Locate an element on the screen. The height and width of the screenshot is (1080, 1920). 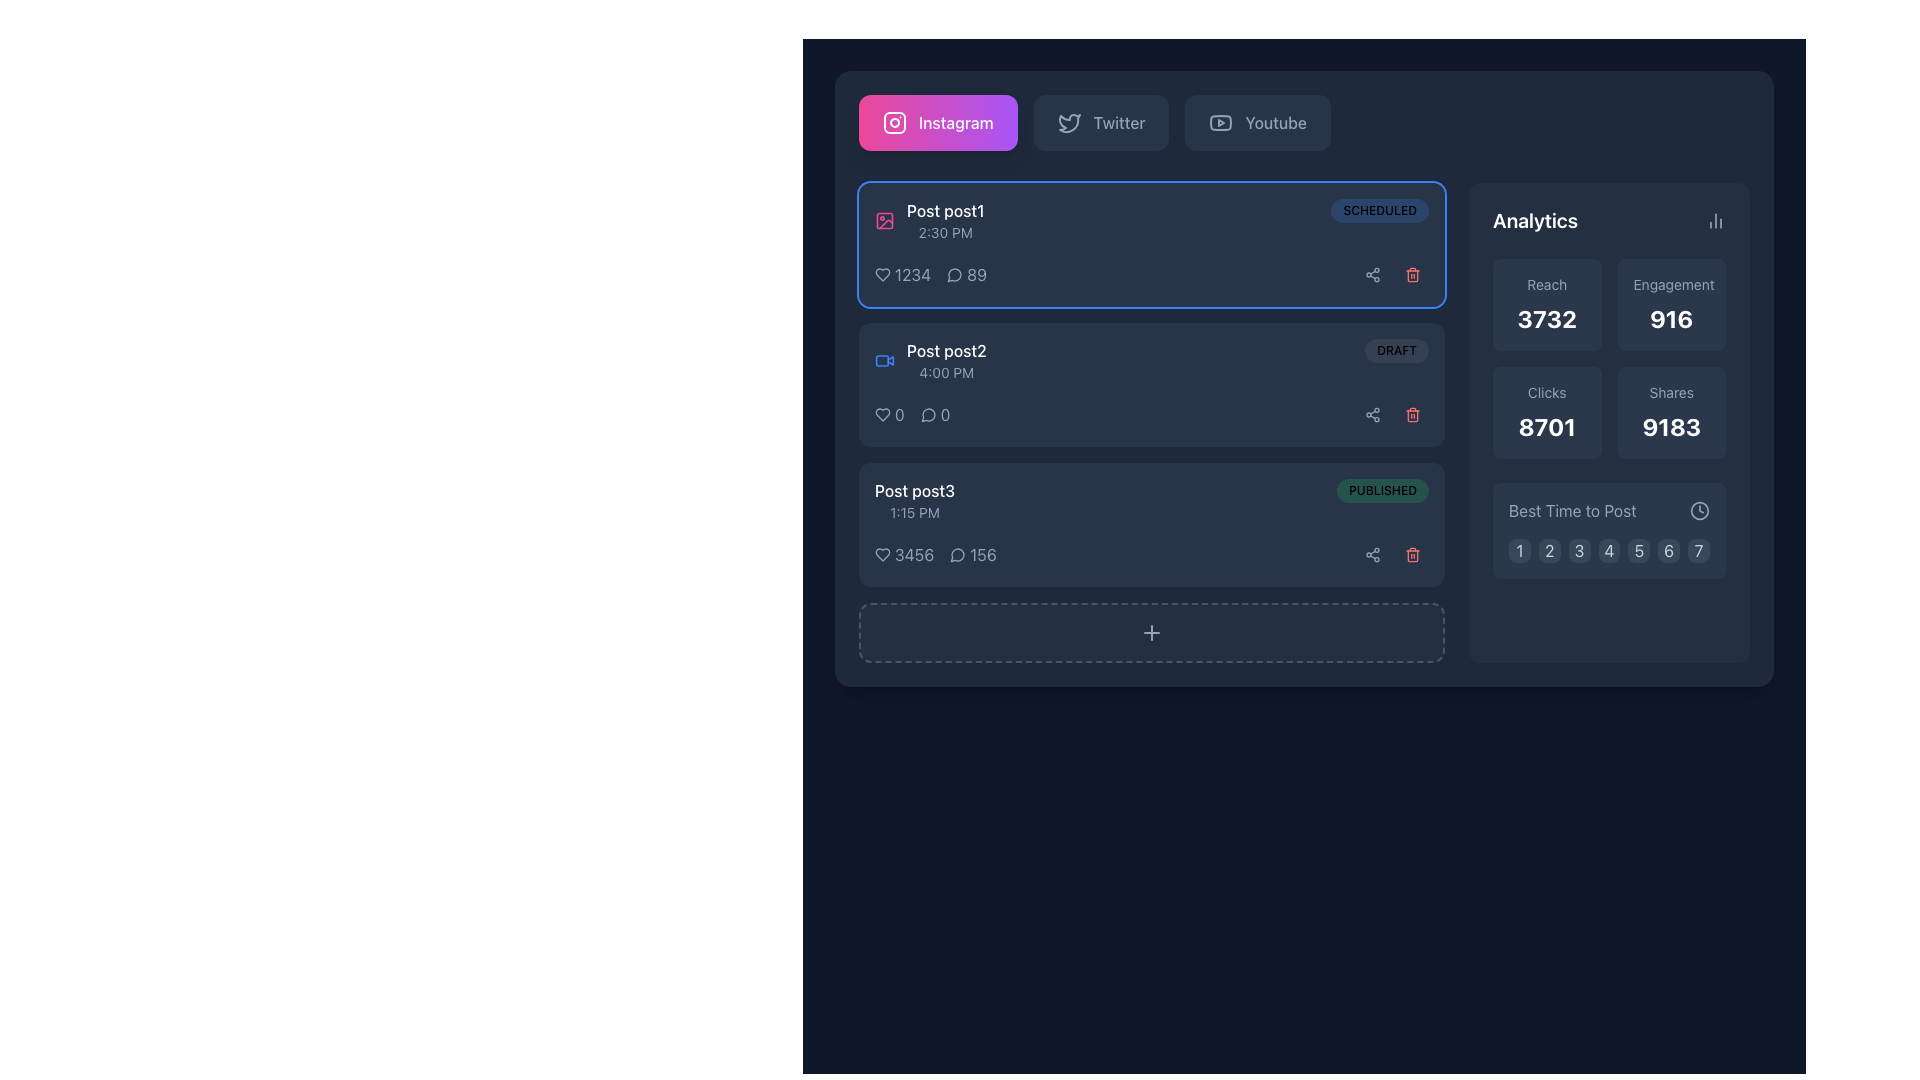
the selection button for the number '3' in the 'Best Time to Post' section is located at coordinates (1578, 551).